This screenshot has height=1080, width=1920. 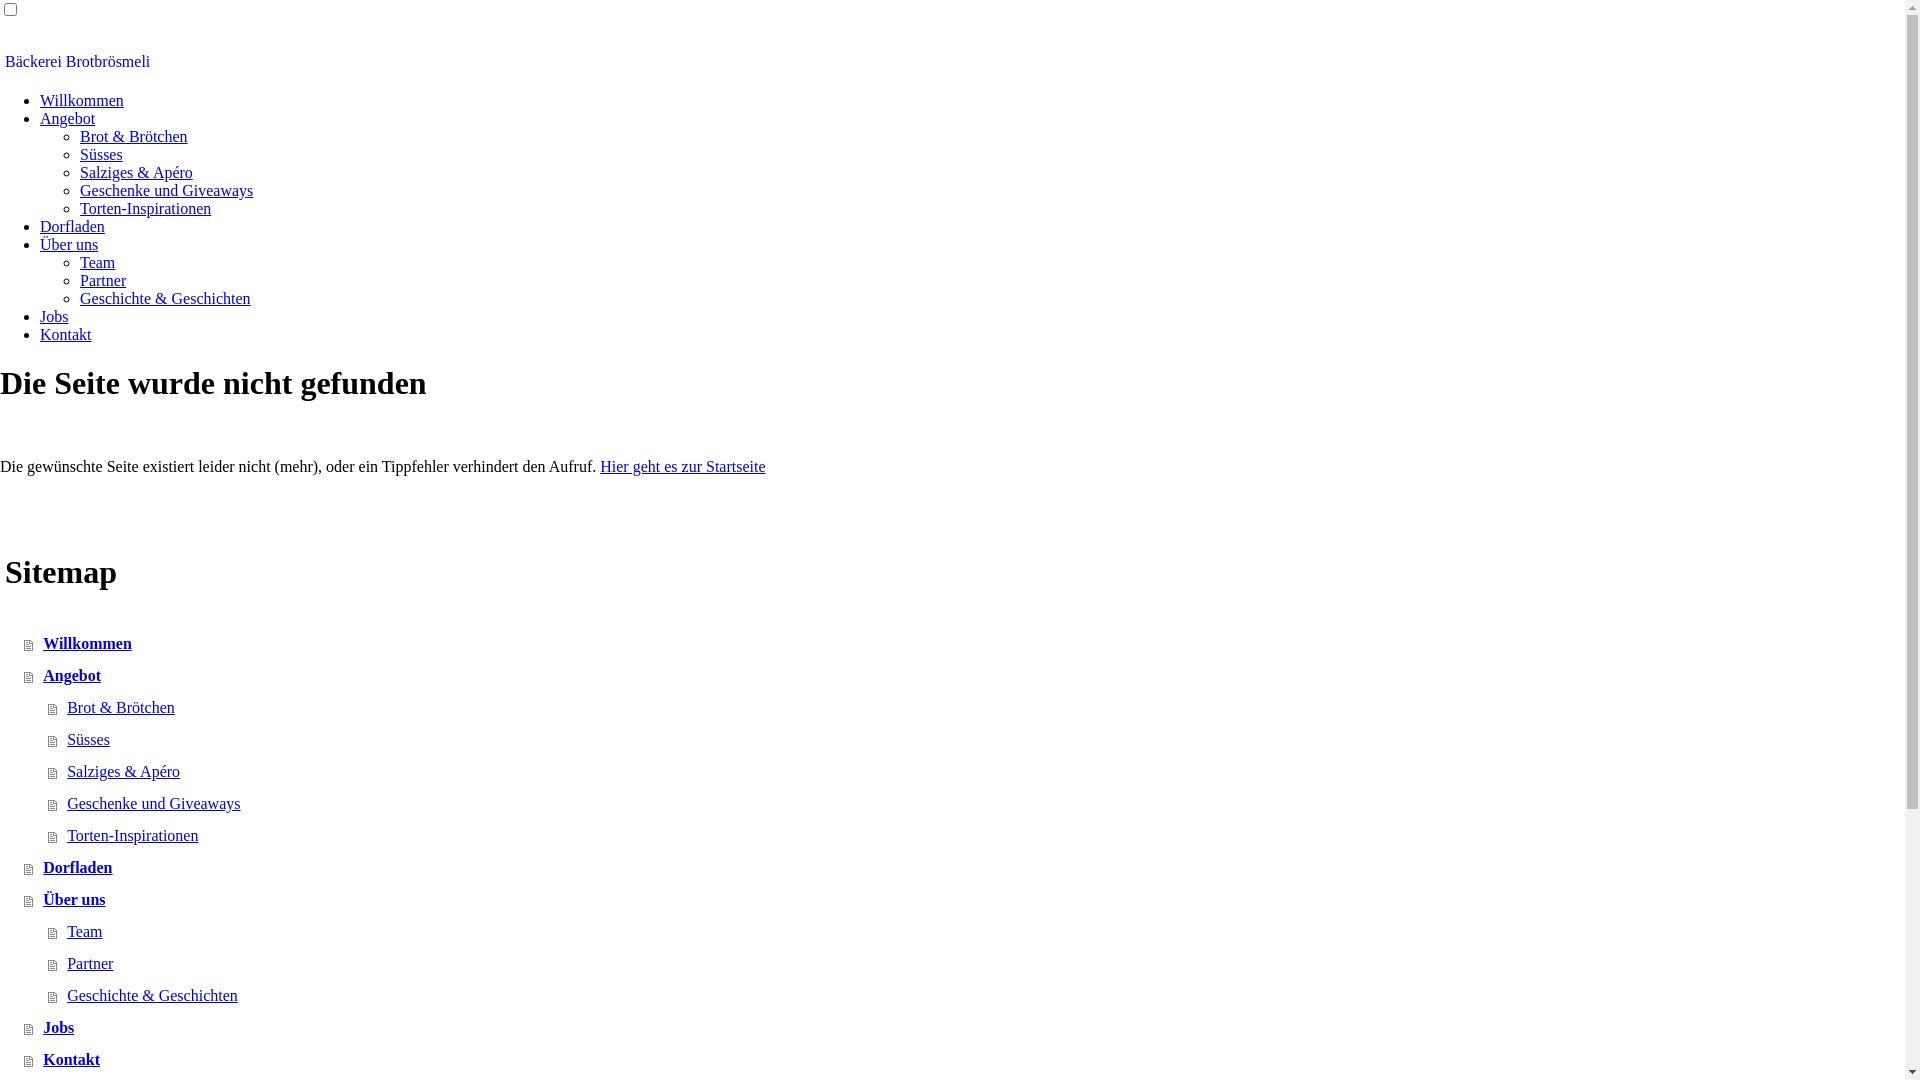 What do you see at coordinates (66, 333) in the screenshot?
I see `'Kontakt'` at bounding box center [66, 333].